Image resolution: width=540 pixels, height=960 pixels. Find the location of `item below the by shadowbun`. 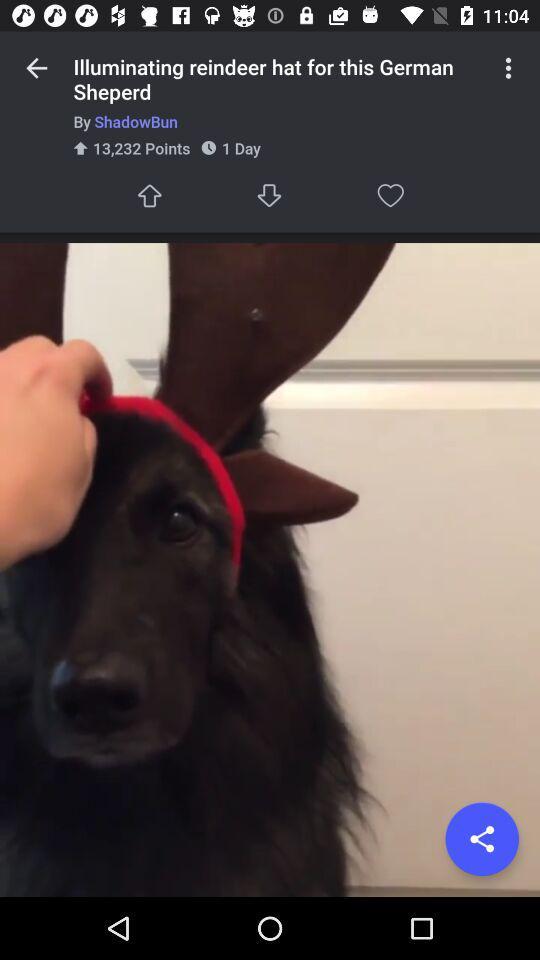

item below the by shadowbun is located at coordinates (481, 839).